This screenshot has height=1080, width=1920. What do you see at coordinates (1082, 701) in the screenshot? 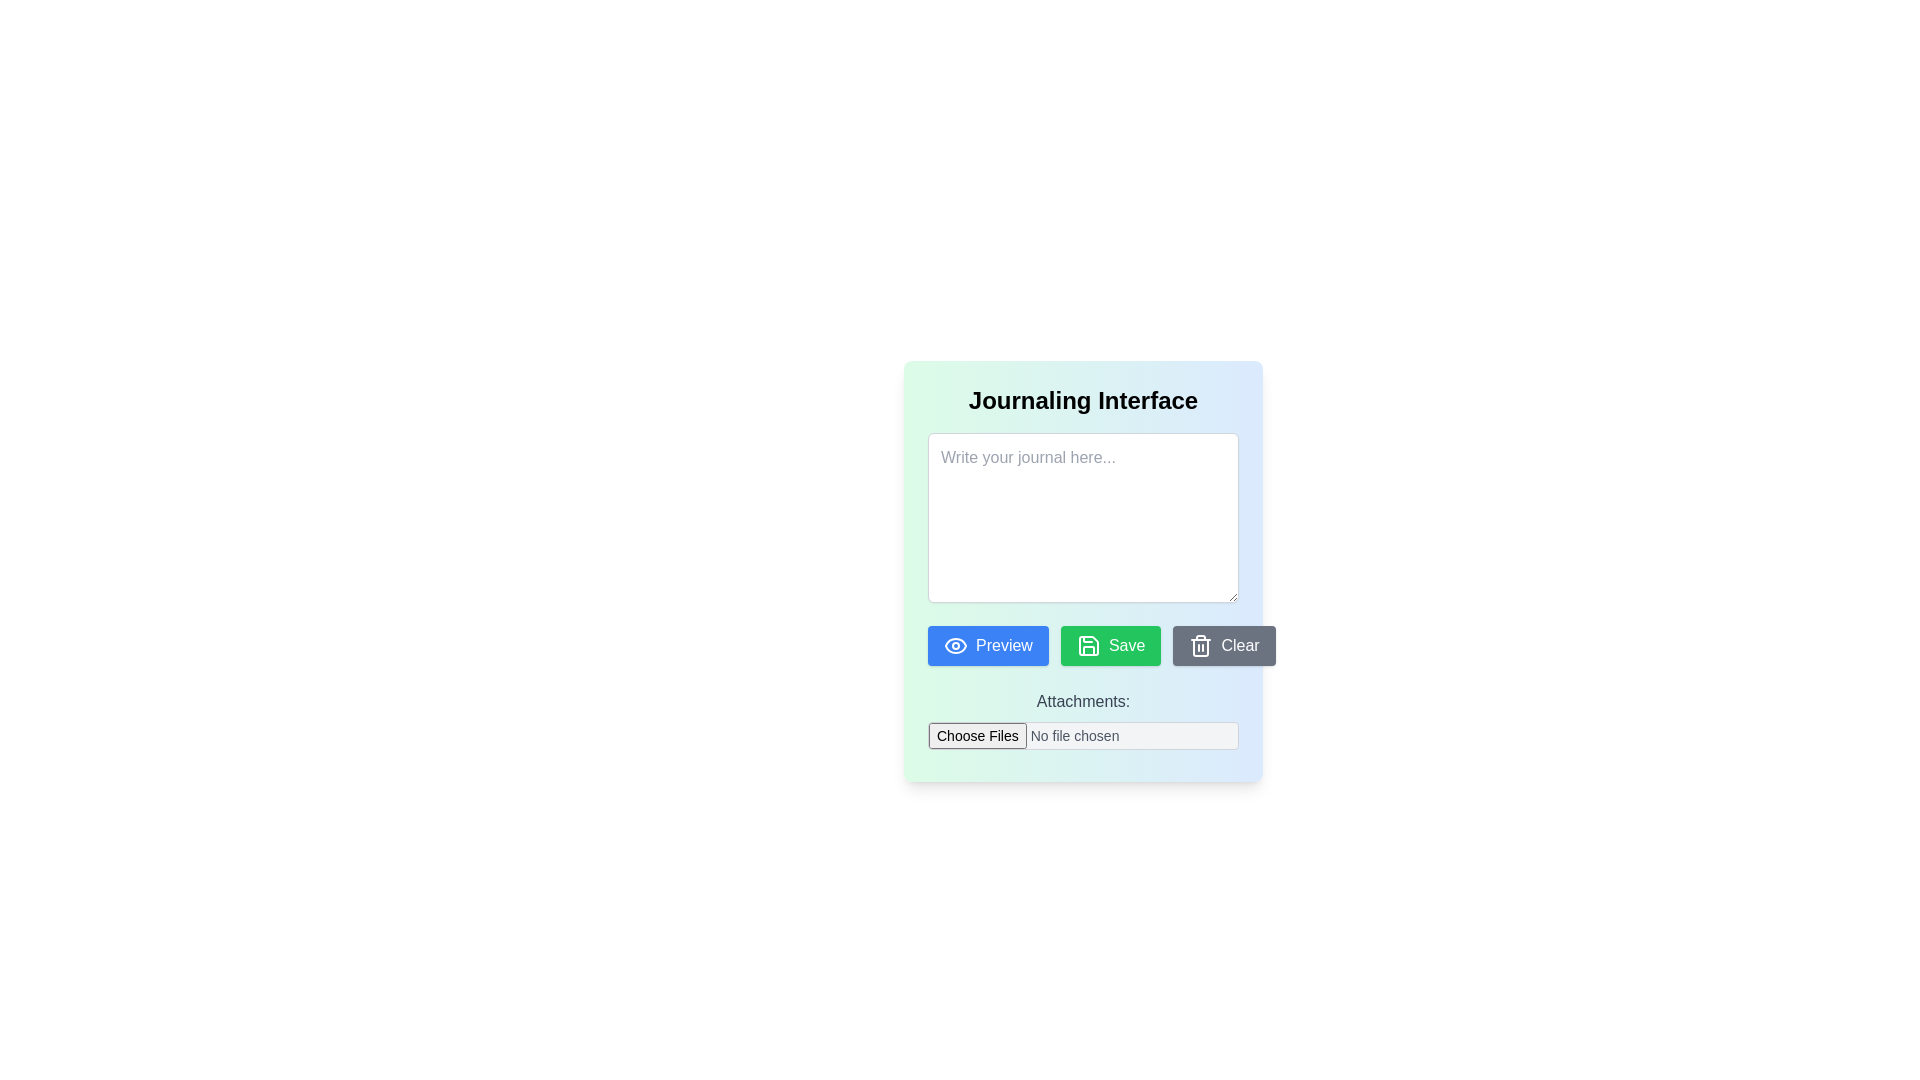
I see `the text label that provides context for the file upload field located directly beneath it in the lower-middle region of the interface` at bounding box center [1082, 701].